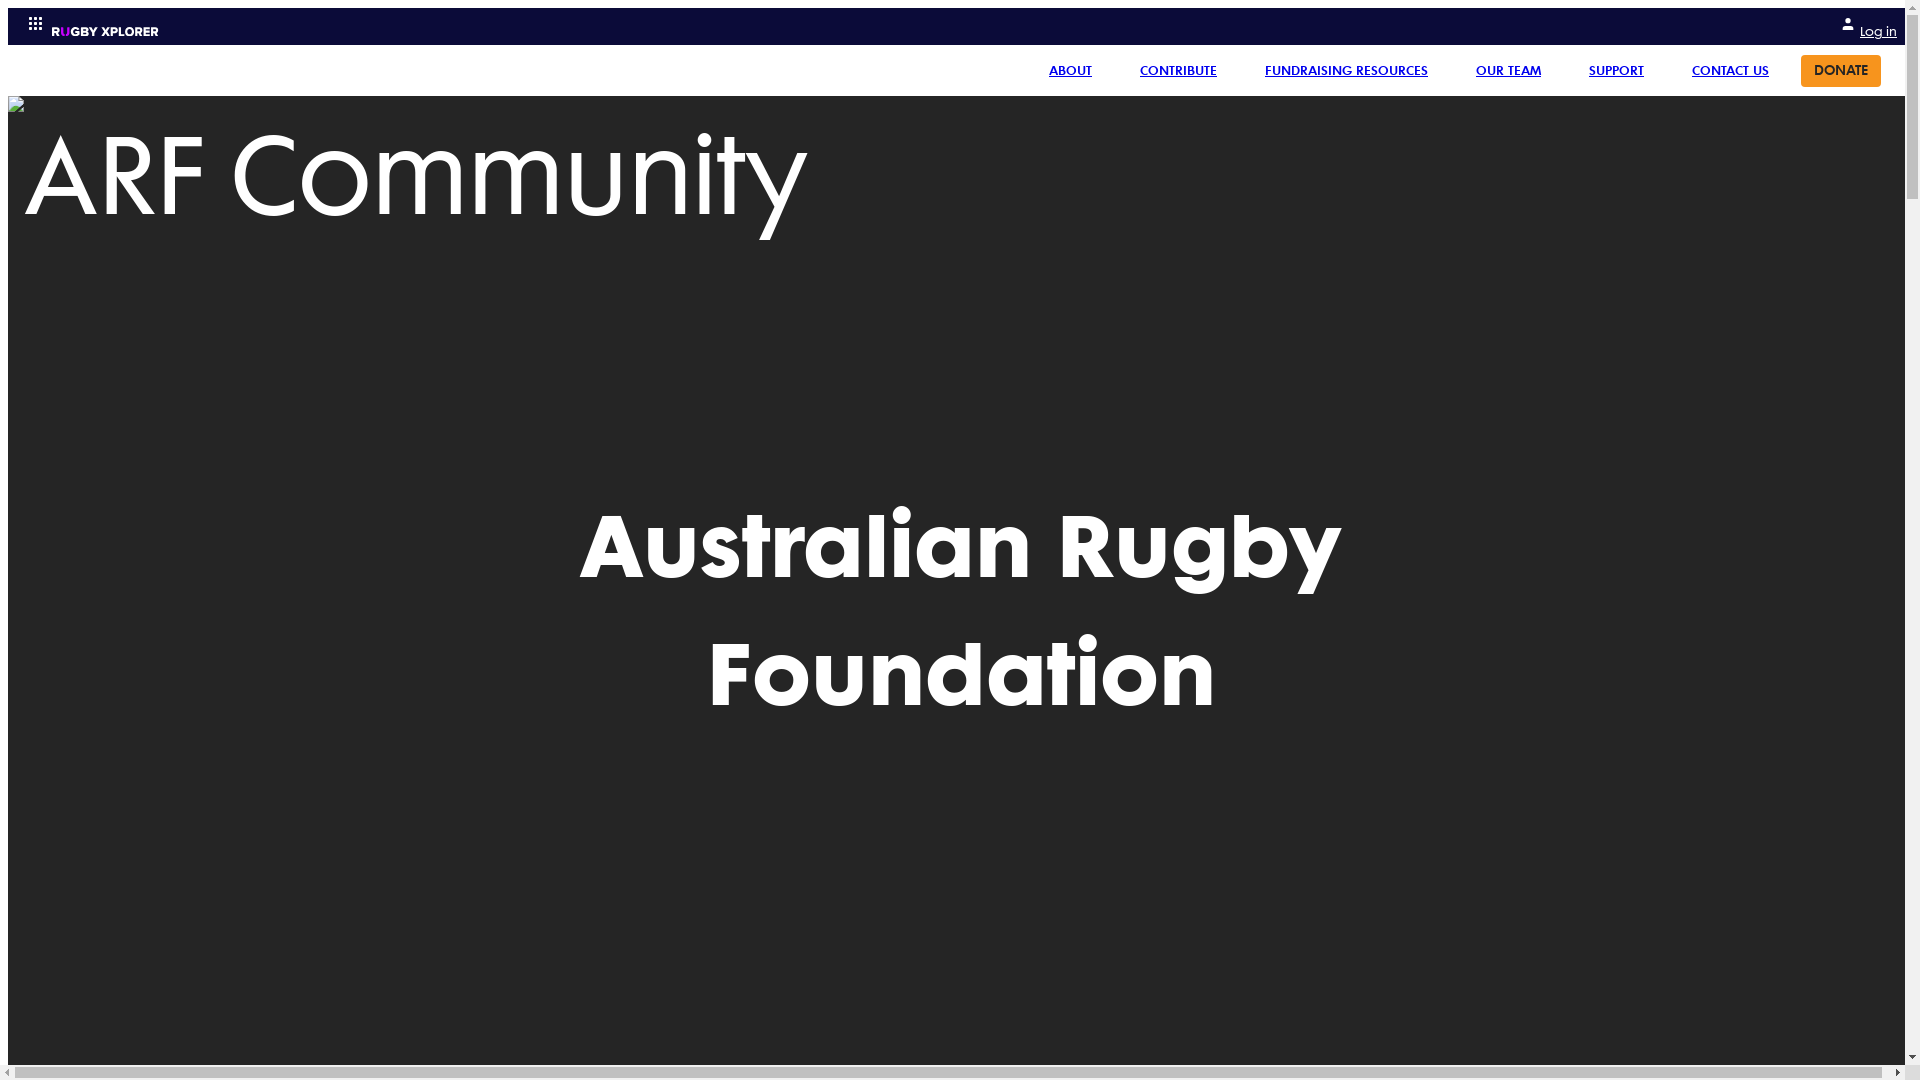 The height and width of the screenshot is (1080, 1920). Describe the element at coordinates (1729, 69) in the screenshot. I see `'CONTACT US'` at that location.